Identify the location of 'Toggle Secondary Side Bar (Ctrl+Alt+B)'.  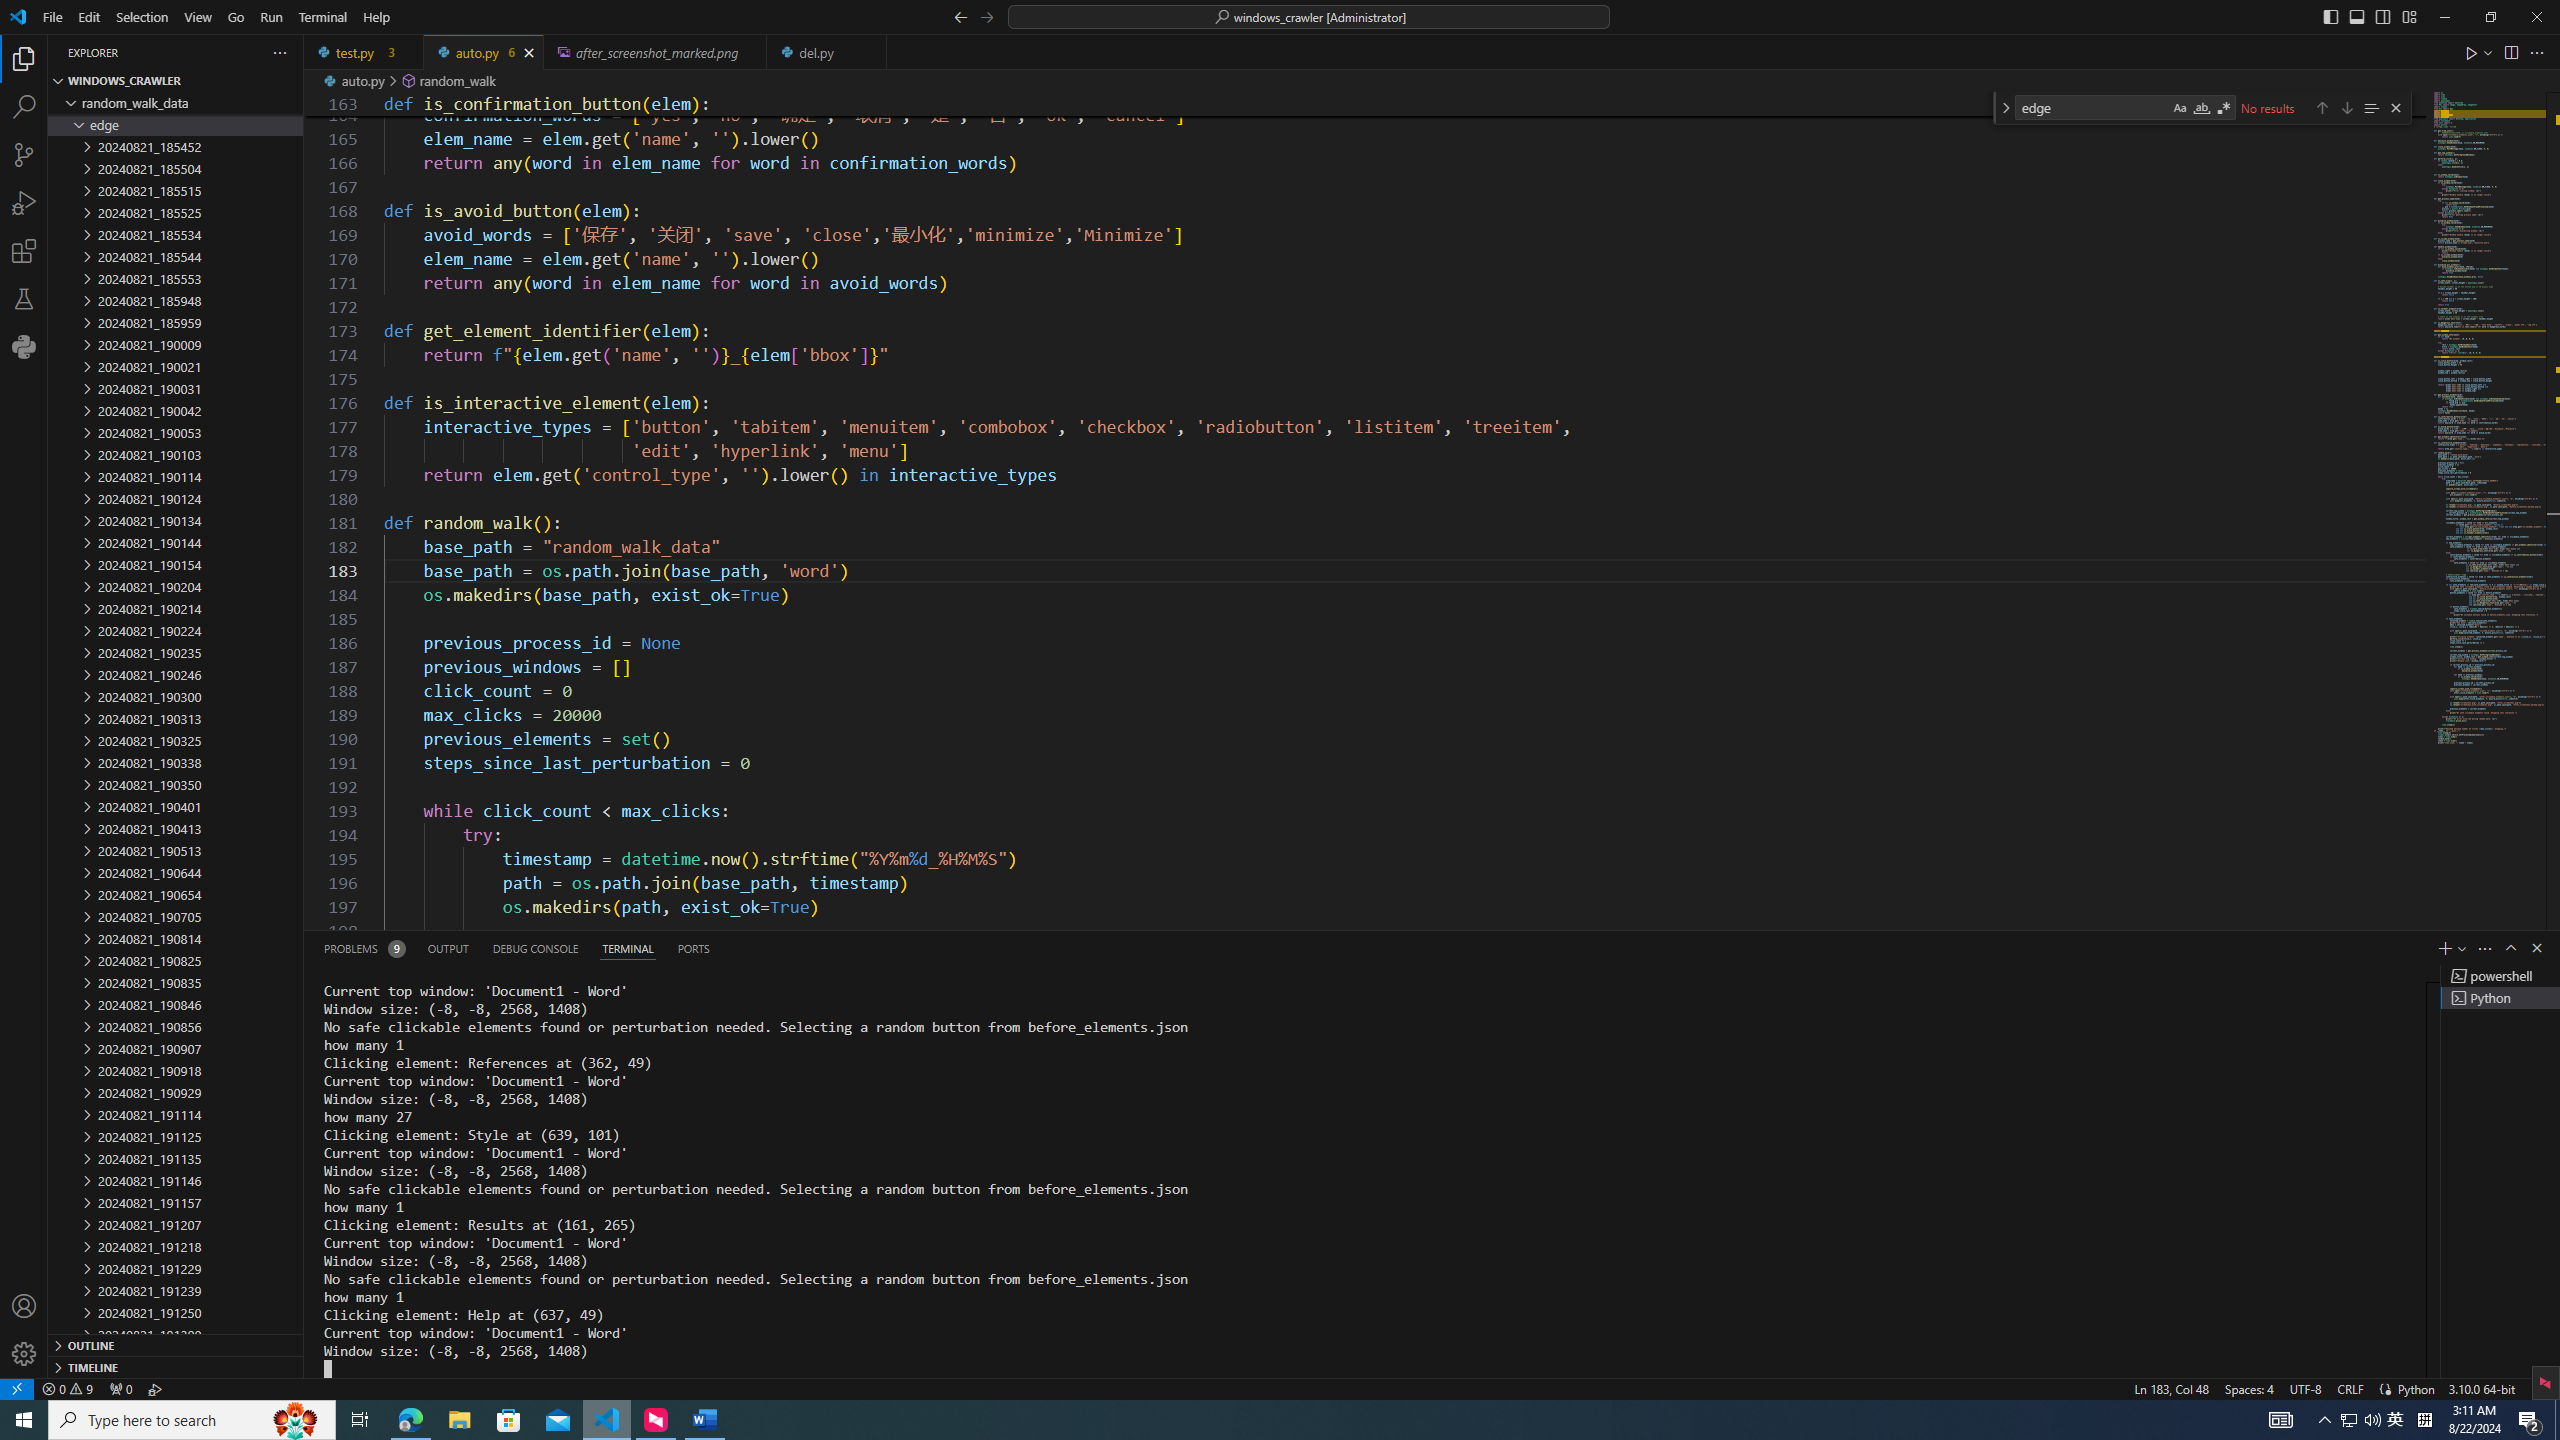
(2382, 15).